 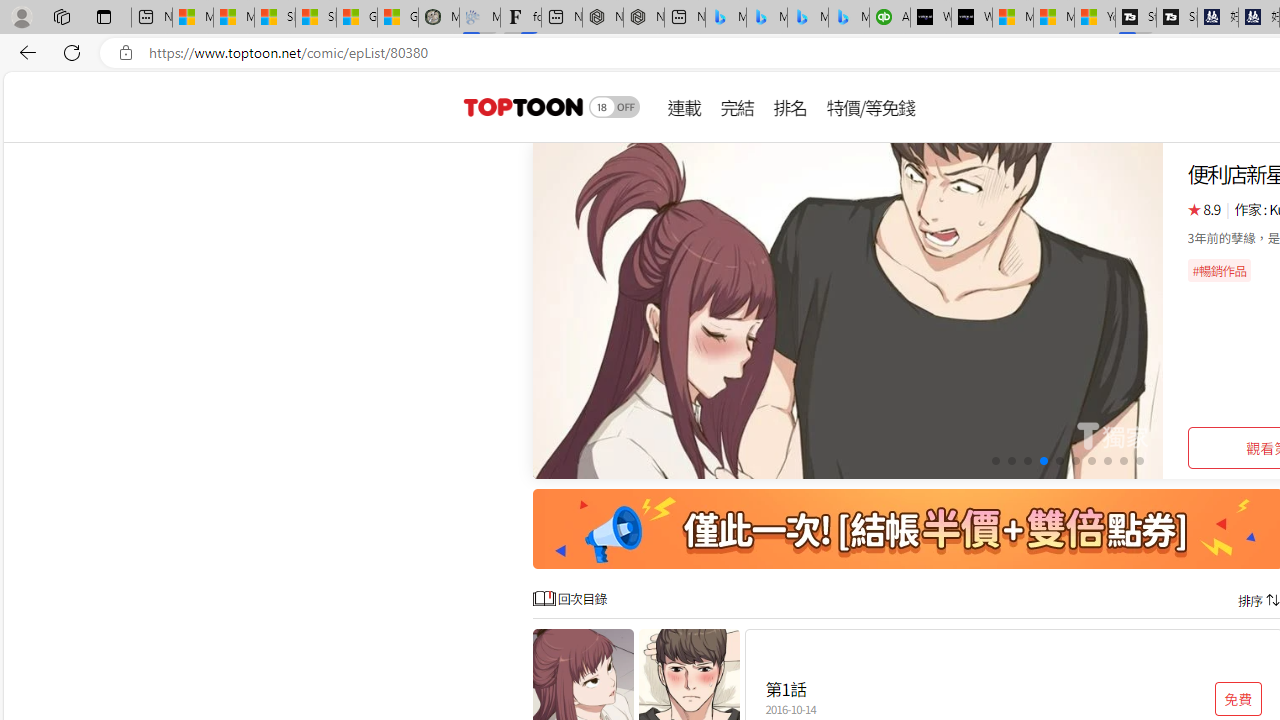 I want to click on 'Class: swiper-slide swiper-slide-prev', so click(x=848, y=311).